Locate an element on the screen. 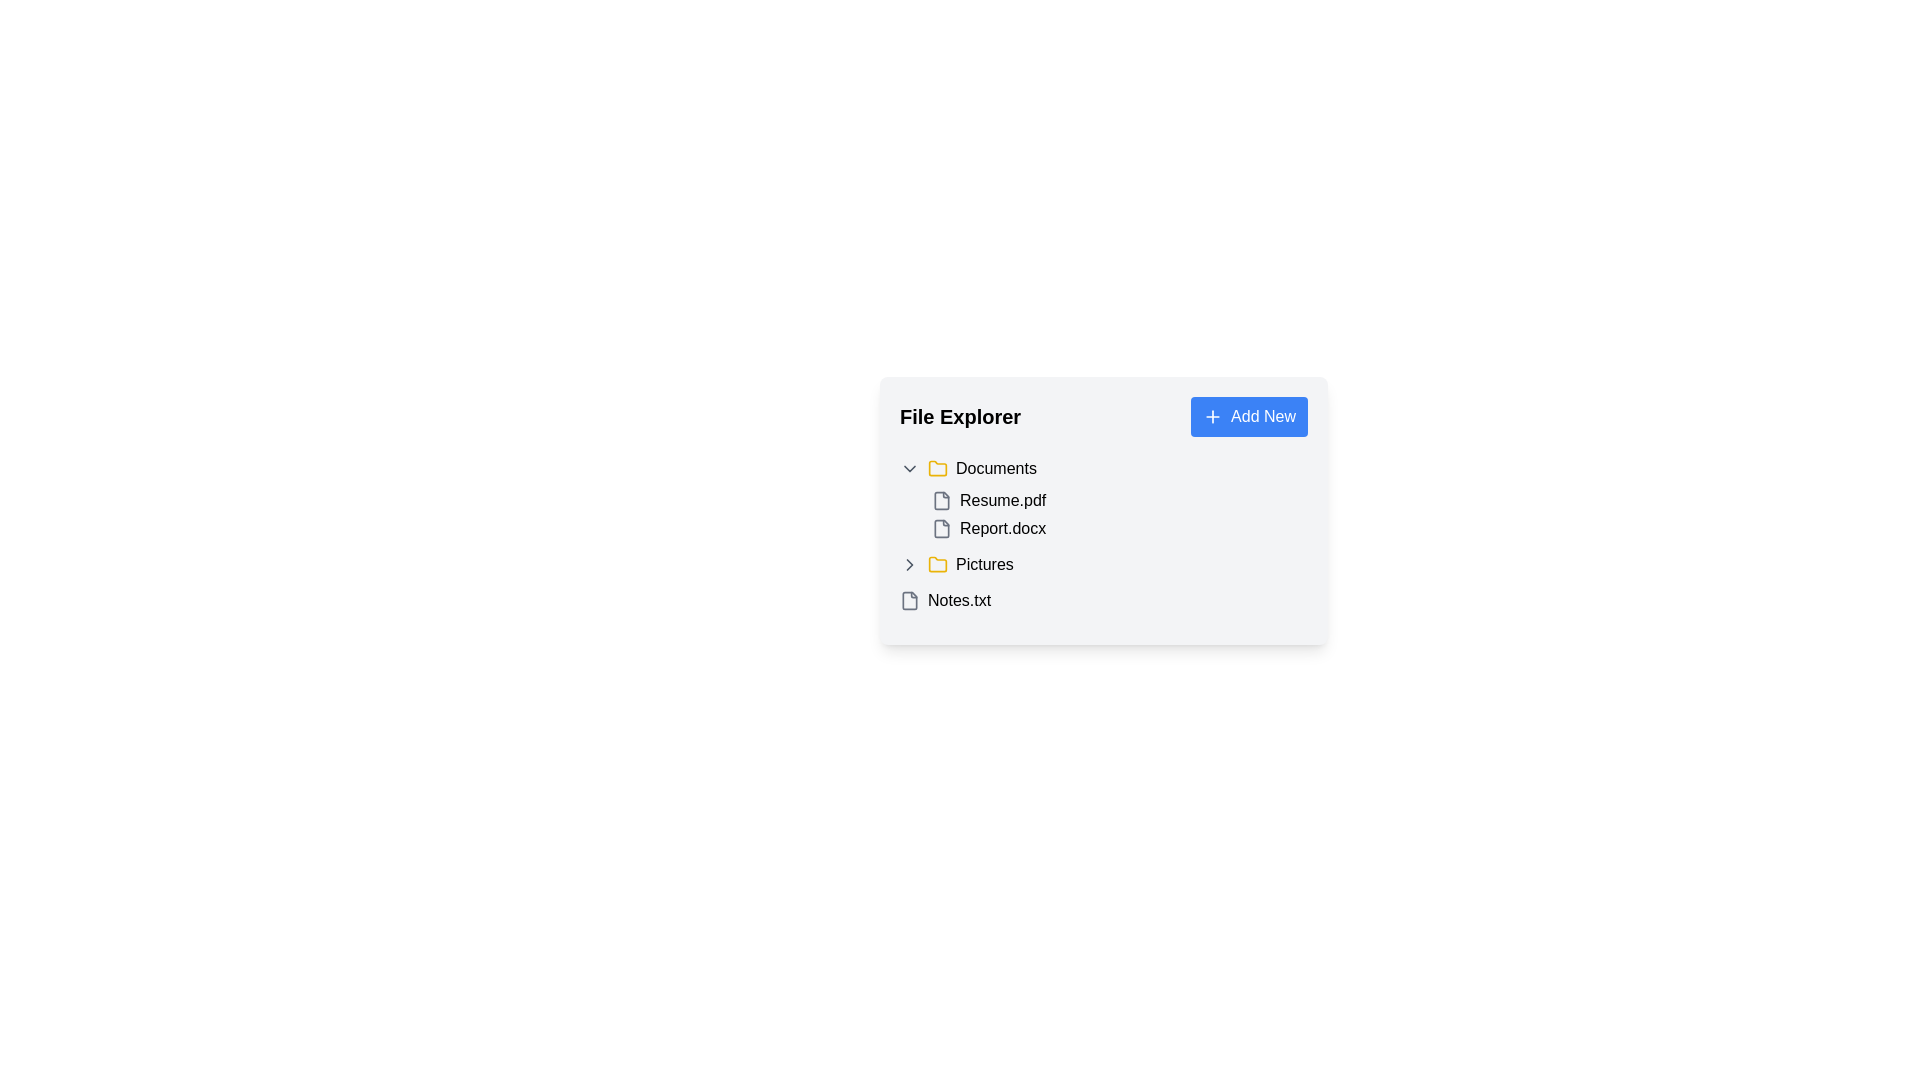 Image resolution: width=1920 pixels, height=1080 pixels. the chevron-down toggle icon located to the left of the 'Documents' text in the File Explorer interface is located at coordinates (909, 469).